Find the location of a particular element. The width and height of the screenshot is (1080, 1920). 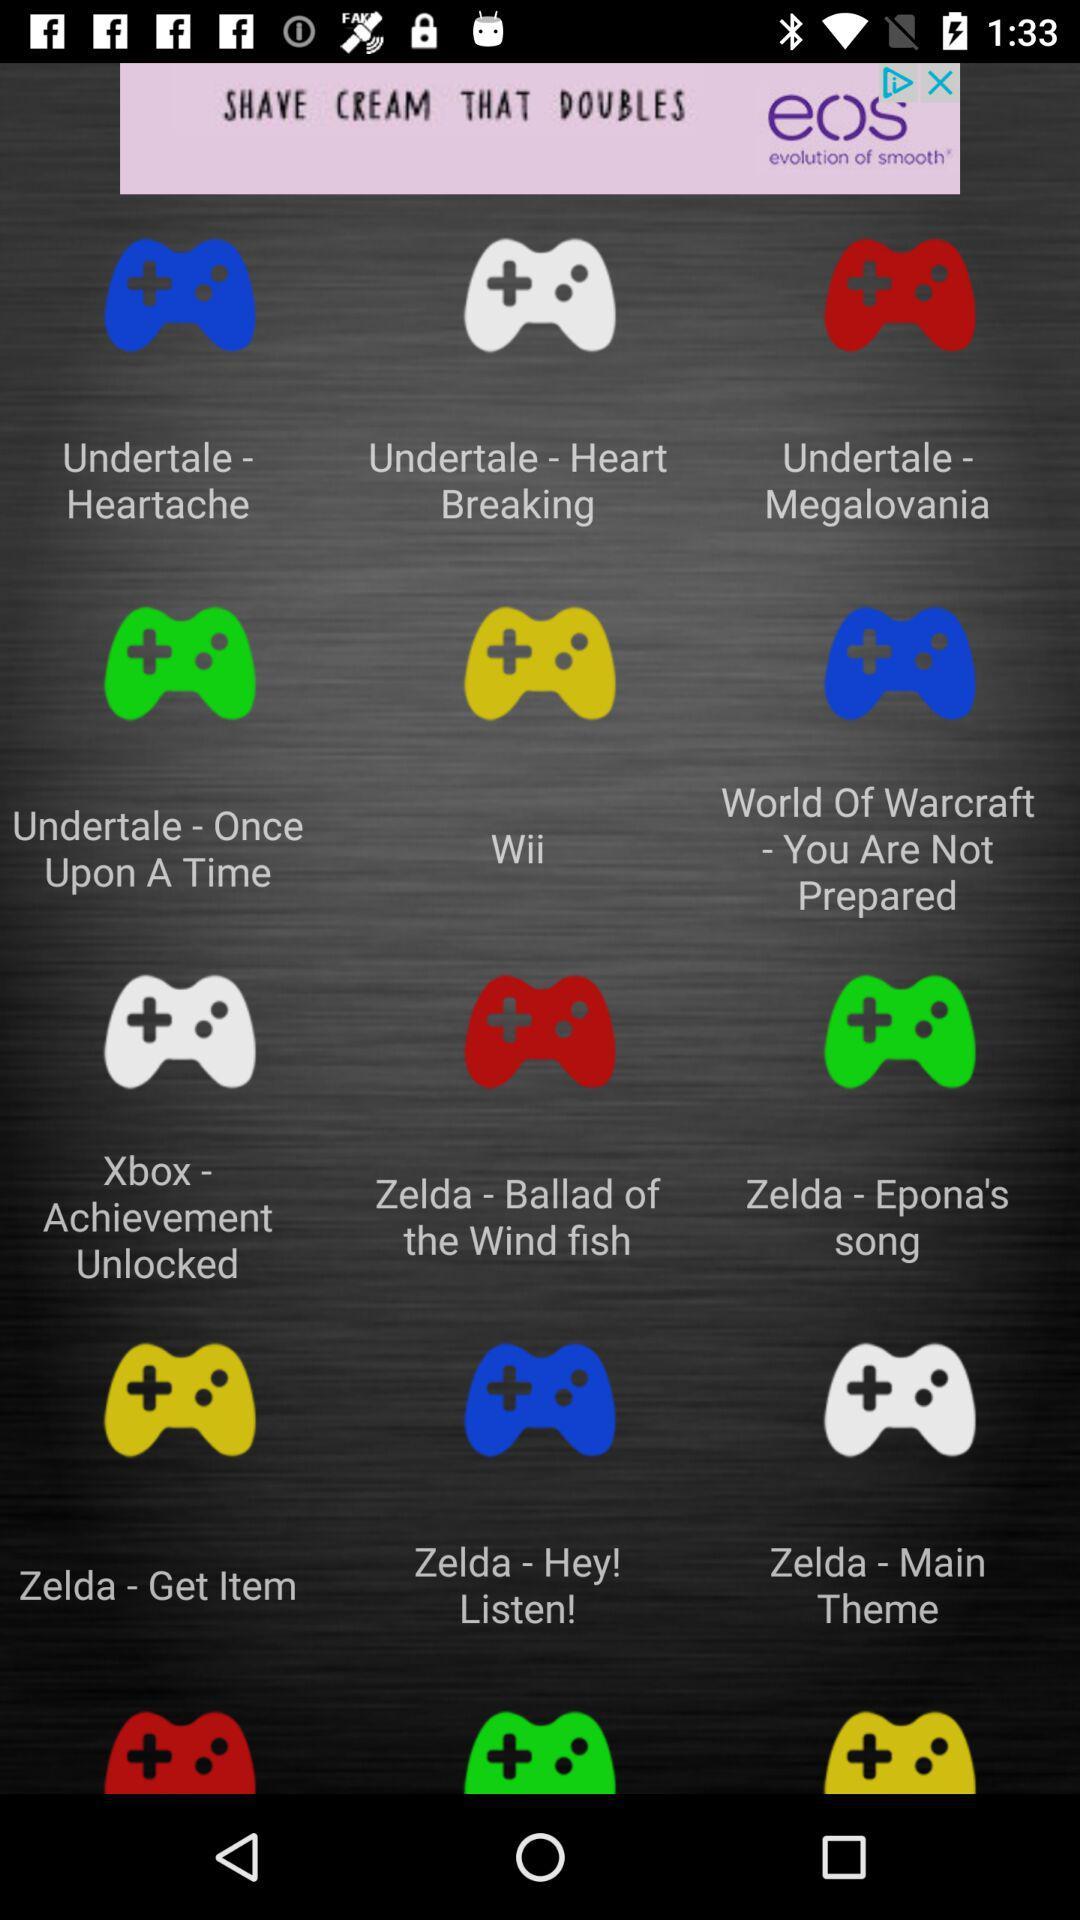

banner is located at coordinates (540, 127).